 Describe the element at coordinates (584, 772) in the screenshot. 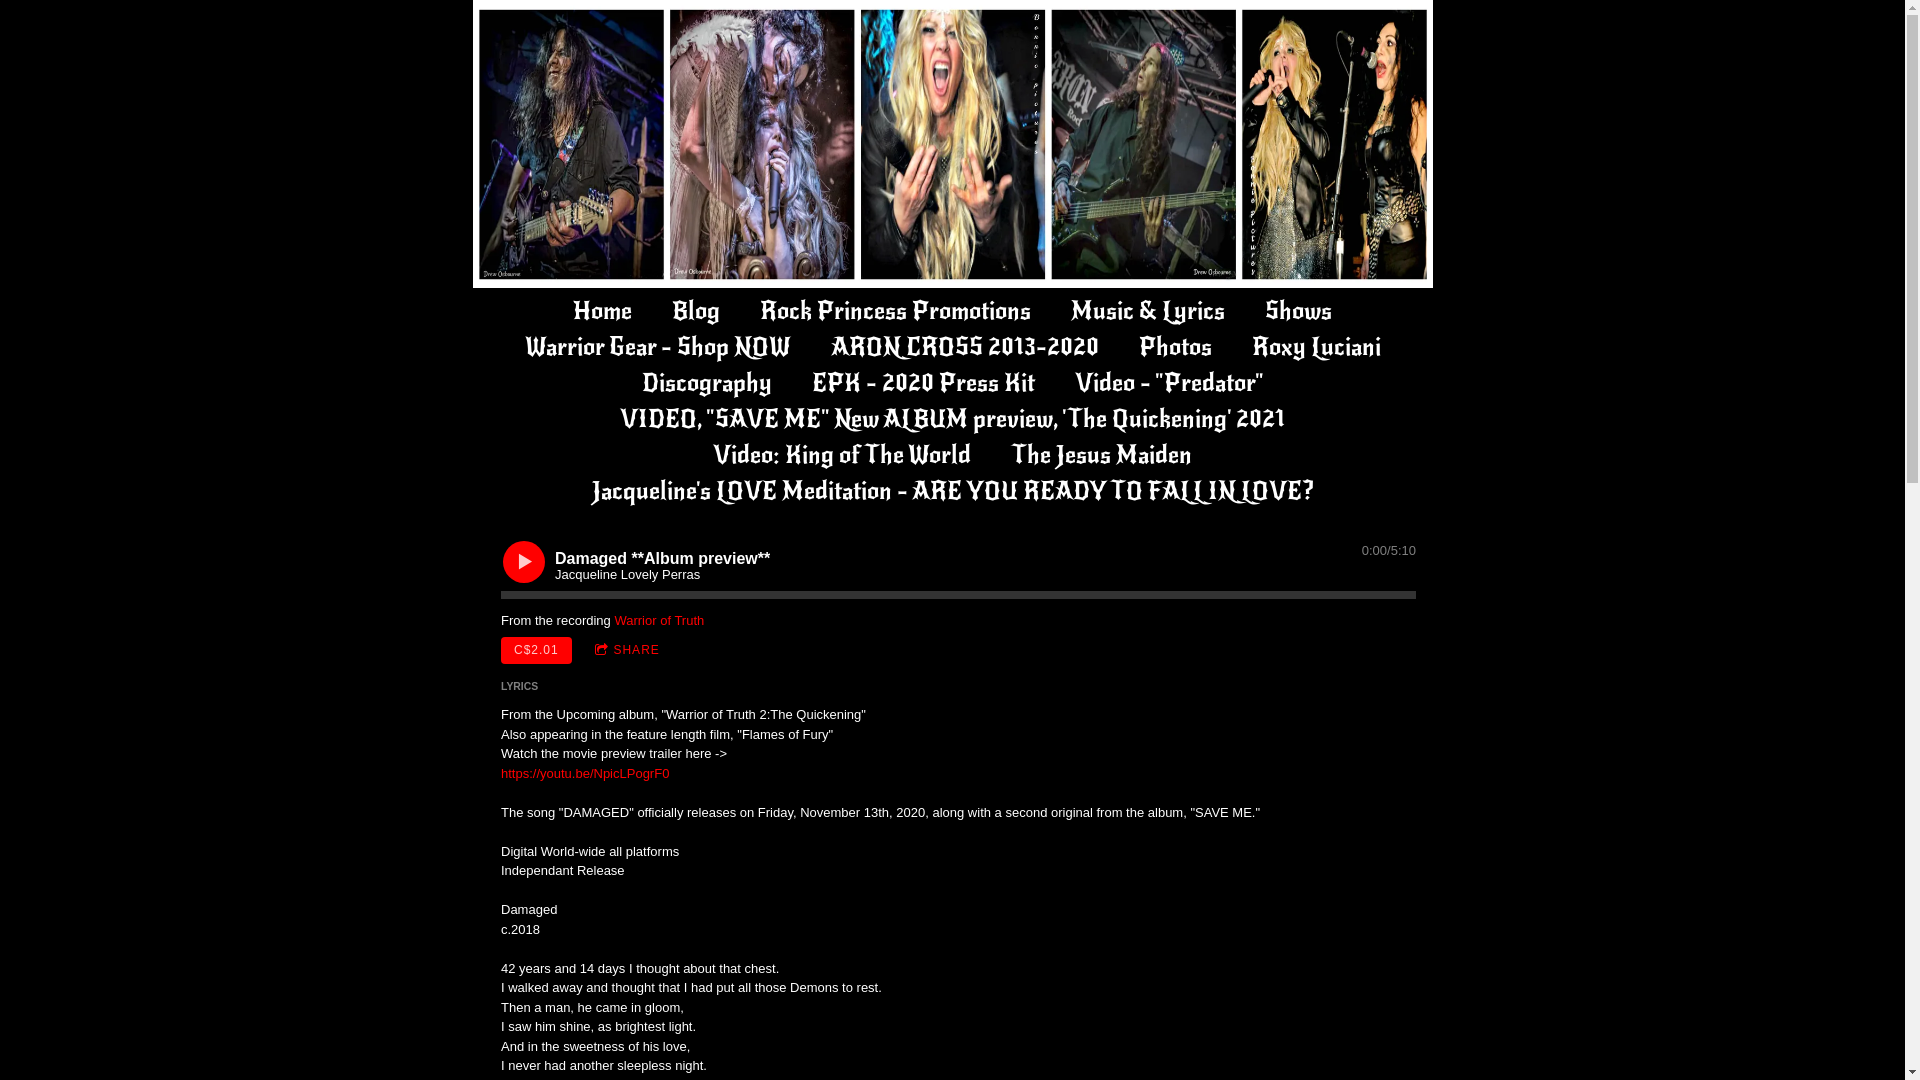

I see `'https://youtu.be/NpicLPogrF0'` at that location.